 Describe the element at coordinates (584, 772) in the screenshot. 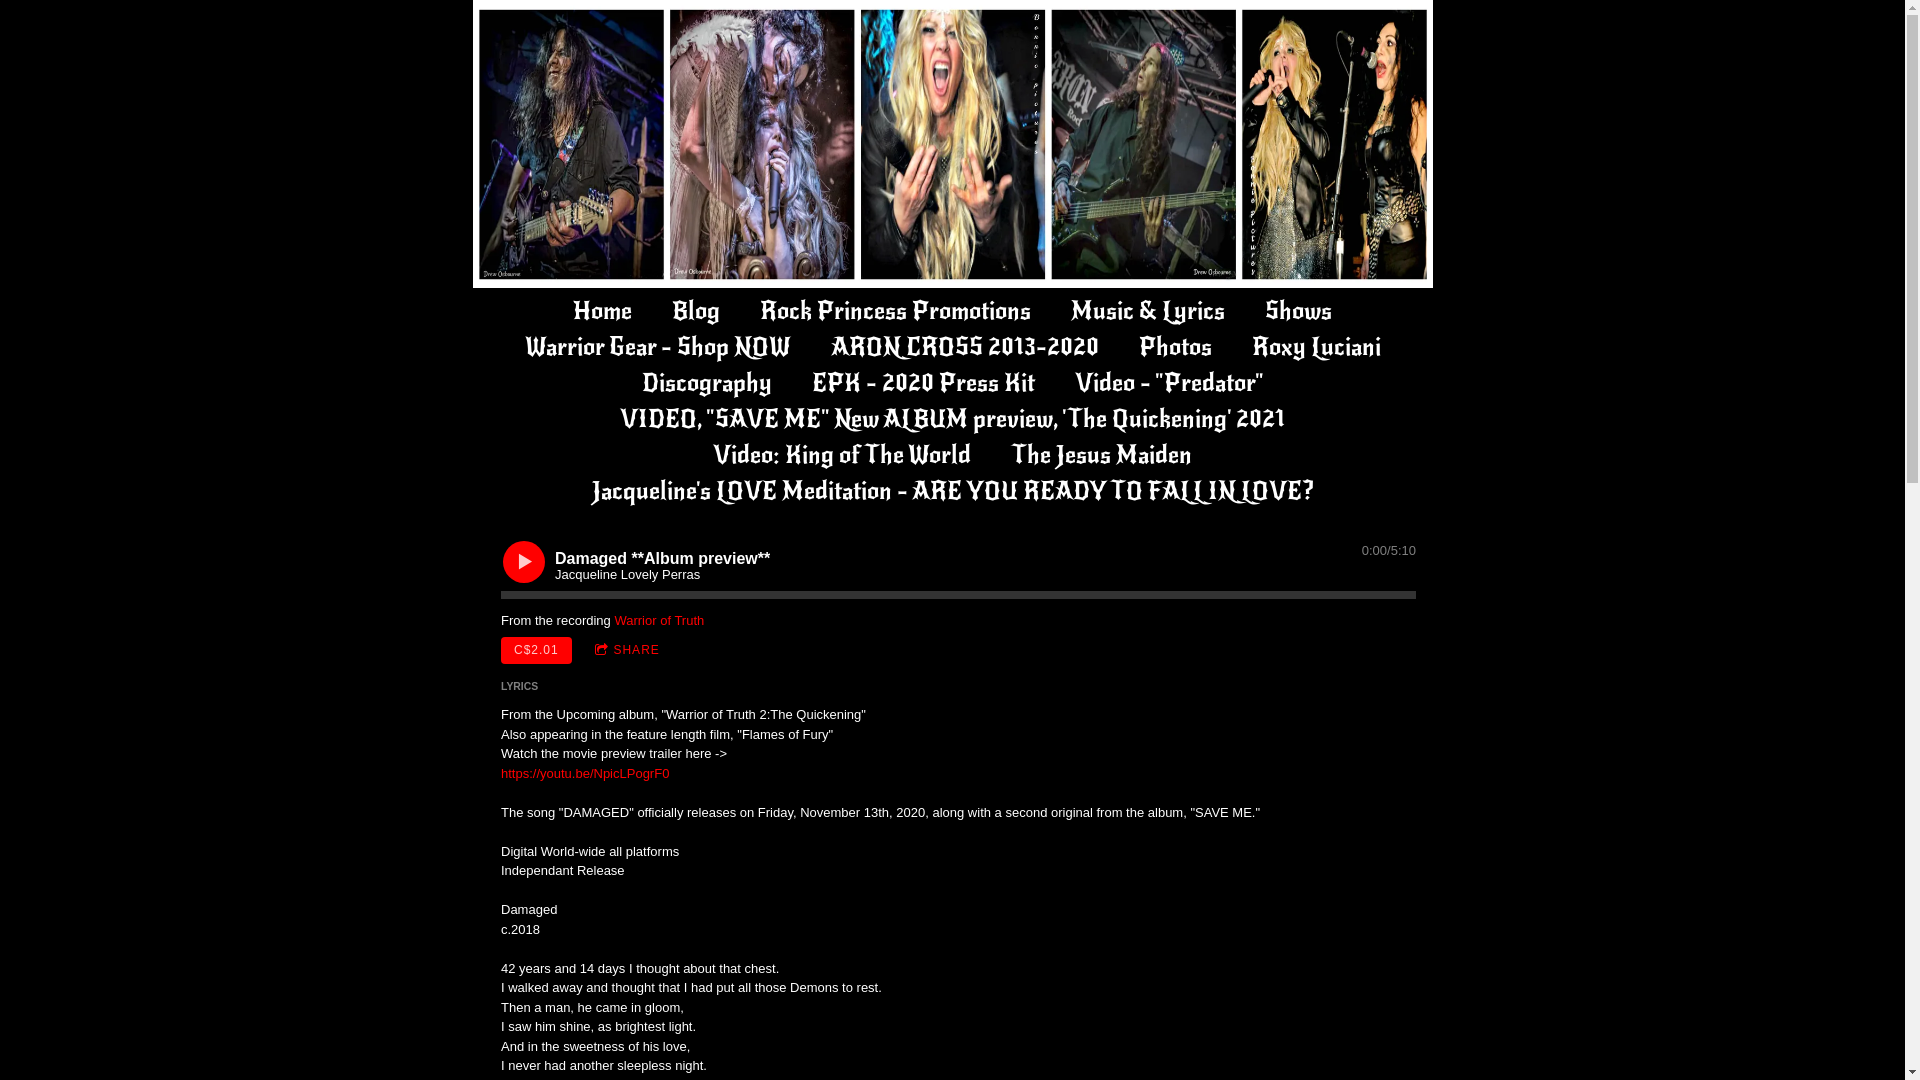

I see `'https://youtu.be/NpicLPogrF0'` at that location.